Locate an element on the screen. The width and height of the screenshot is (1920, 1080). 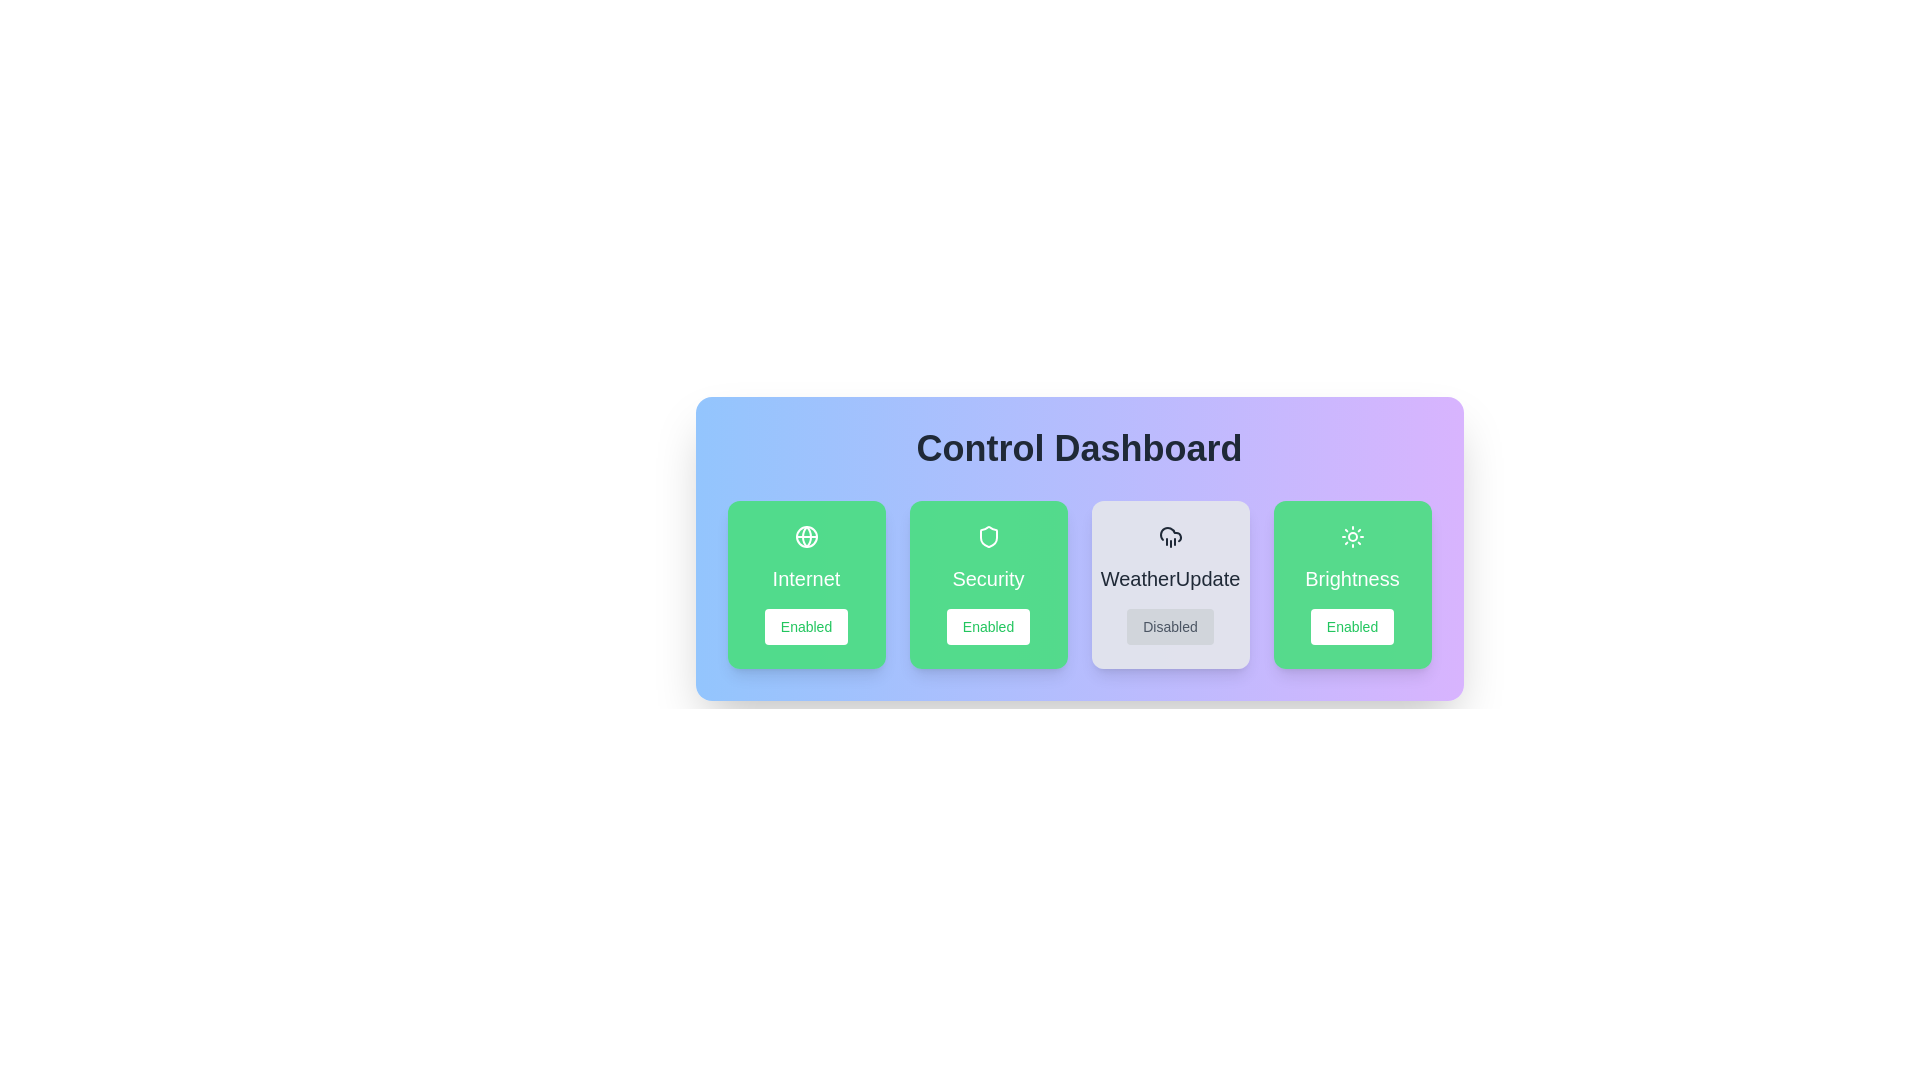
button to toggle the state of the feature WeatherUpdate is located at coordinates (1170, 626).